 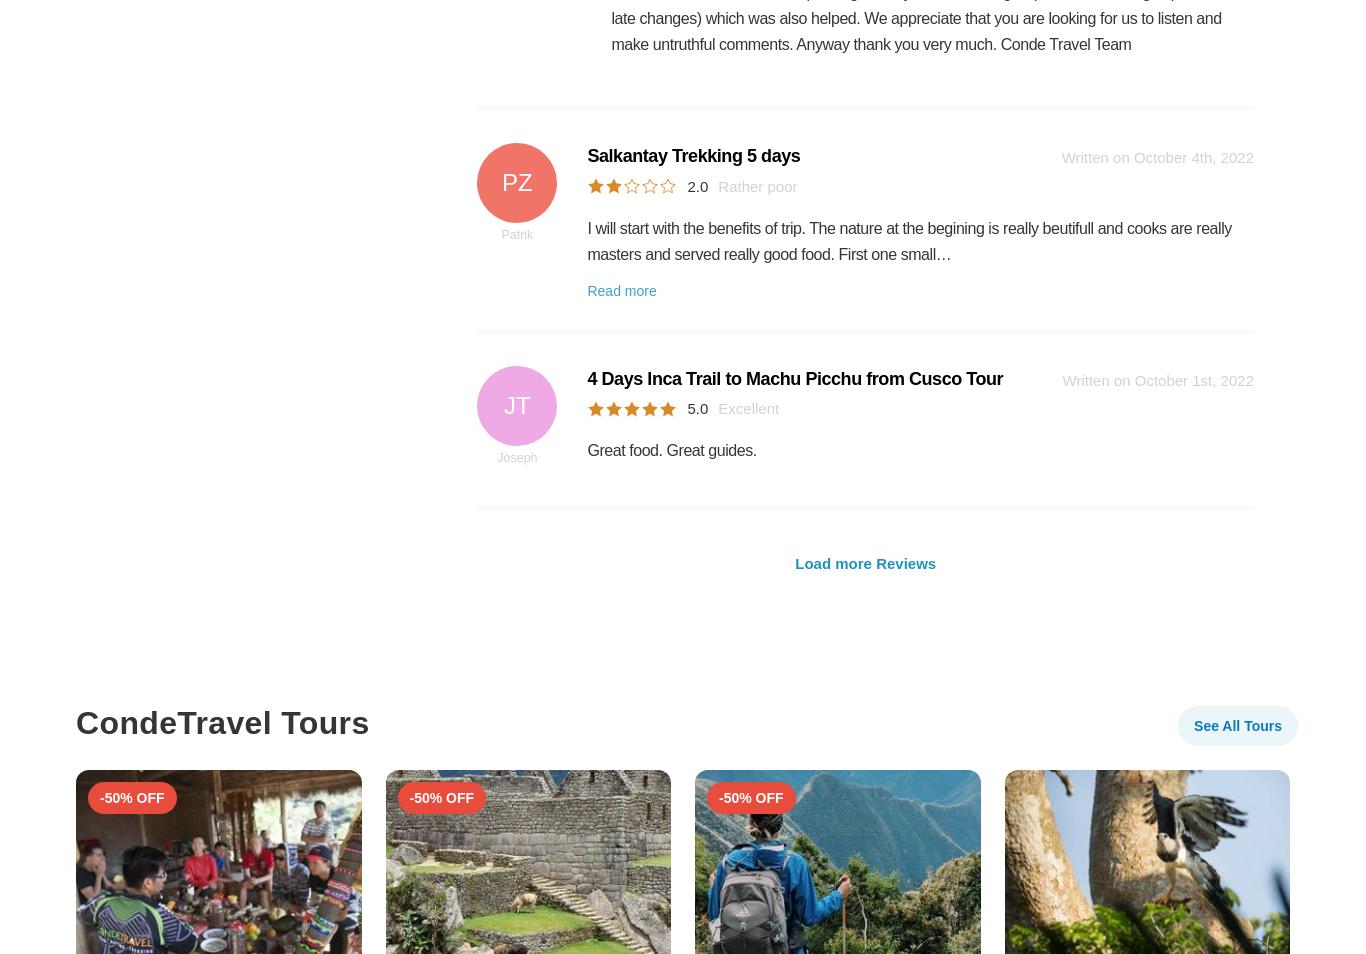 I want to click on 'Load more Reviews', so click(x=864, y=562).